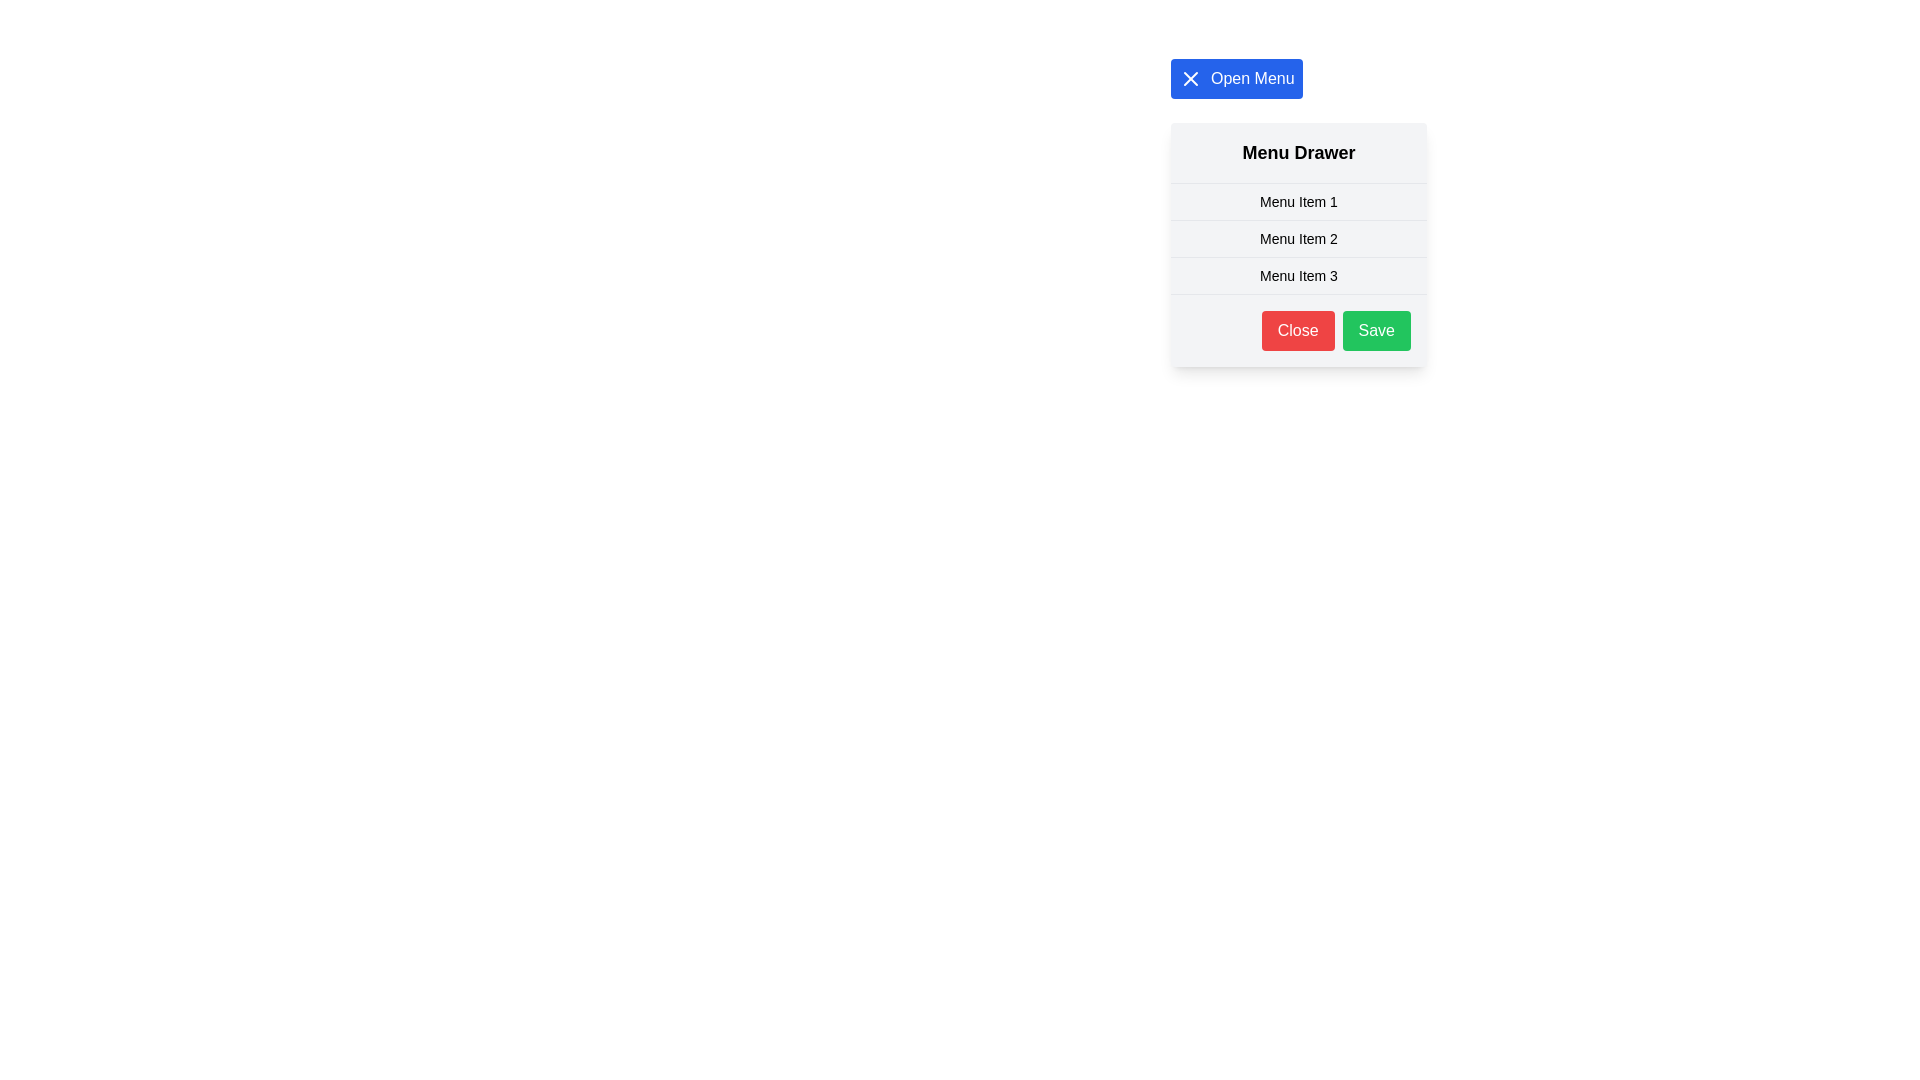 The image size is (1920, 1080). Describe the element at coordinates (1299, 276) in the screenshot. I see `the 'Menu Item 3'` at that location.